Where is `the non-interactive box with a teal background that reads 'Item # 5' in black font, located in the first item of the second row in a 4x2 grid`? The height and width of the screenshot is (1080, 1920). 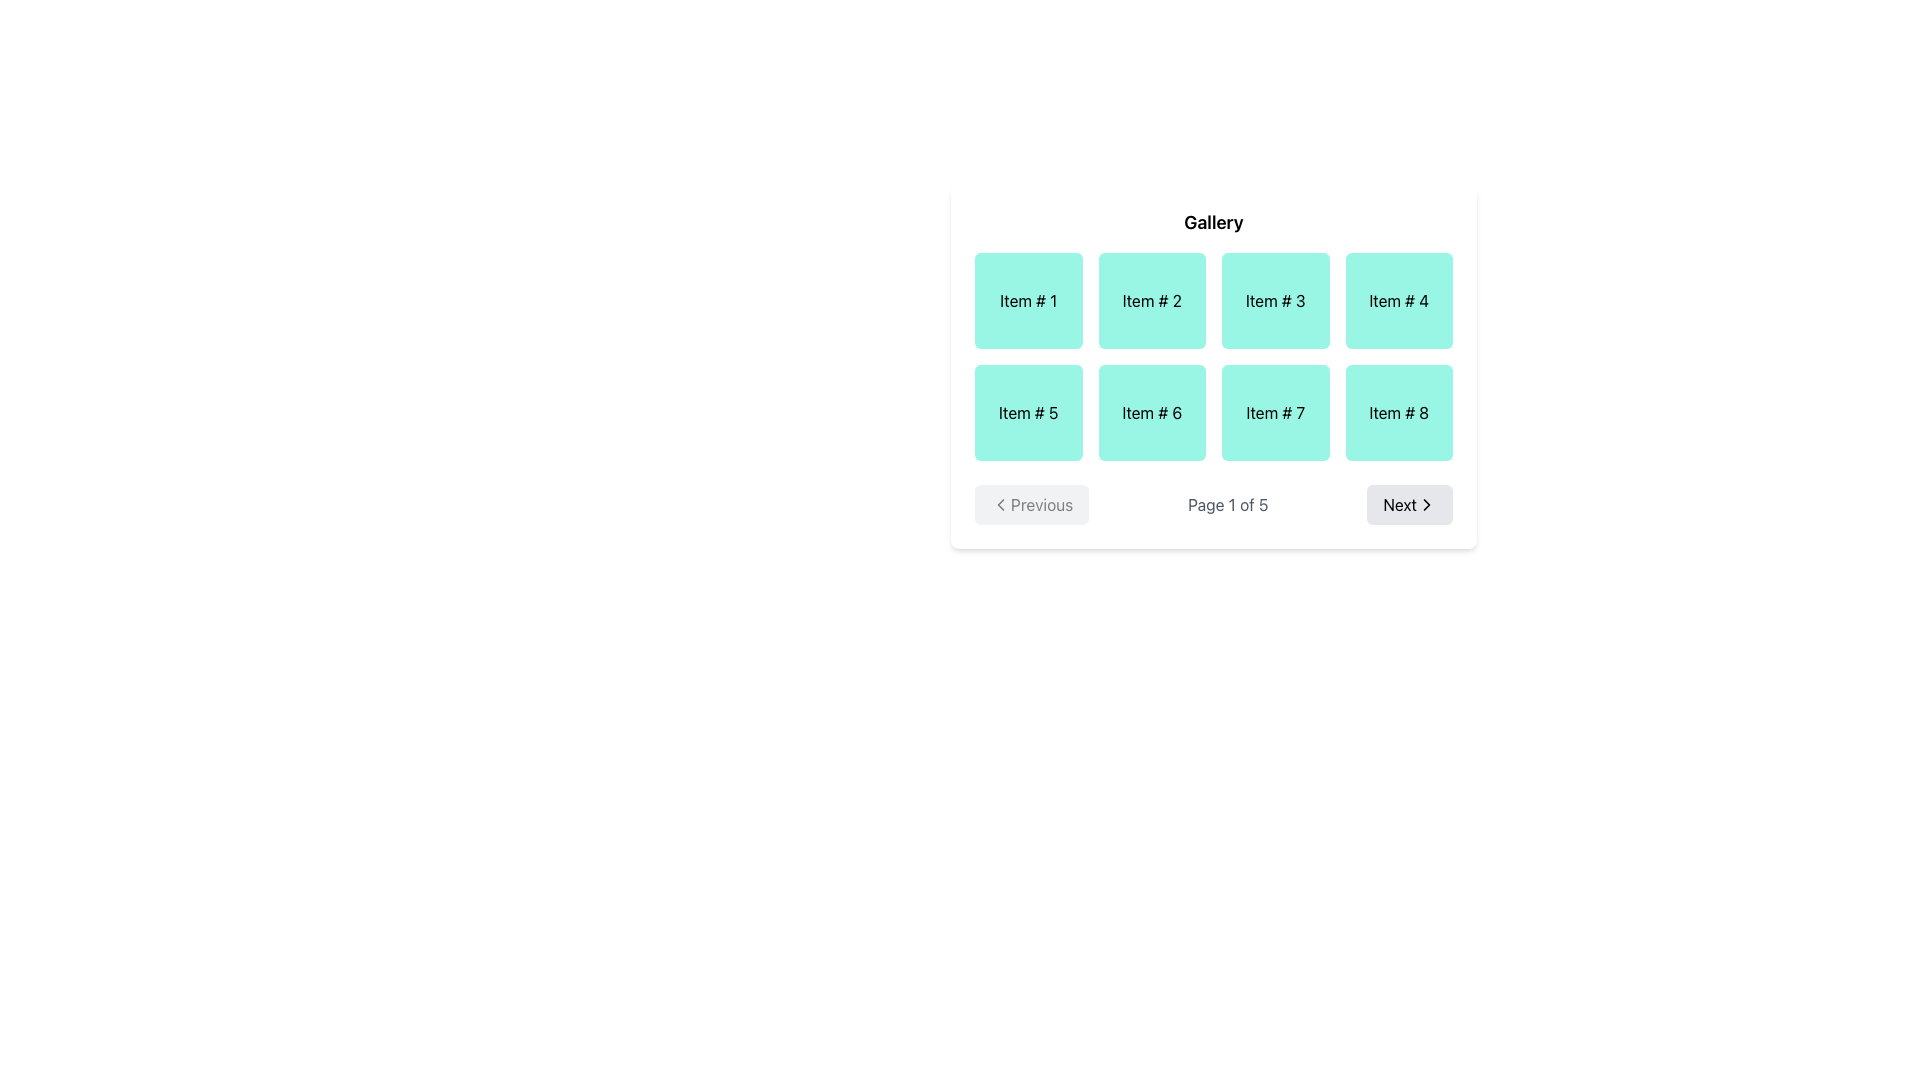 the non-interactive box with a teal background that reads 'Item # 5' in black font, located in the first item of the second row in a 4x2 grid is located at coordinates (1028, 411).